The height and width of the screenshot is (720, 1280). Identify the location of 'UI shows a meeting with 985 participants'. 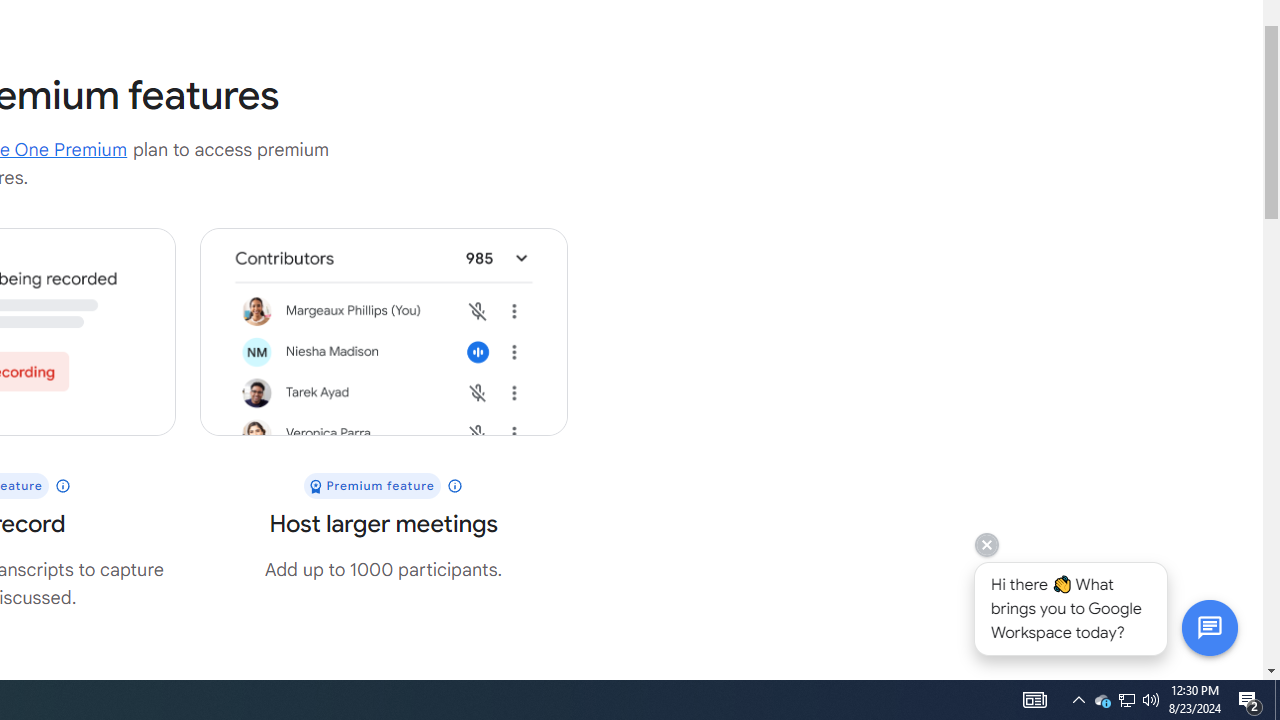
(383, 331).